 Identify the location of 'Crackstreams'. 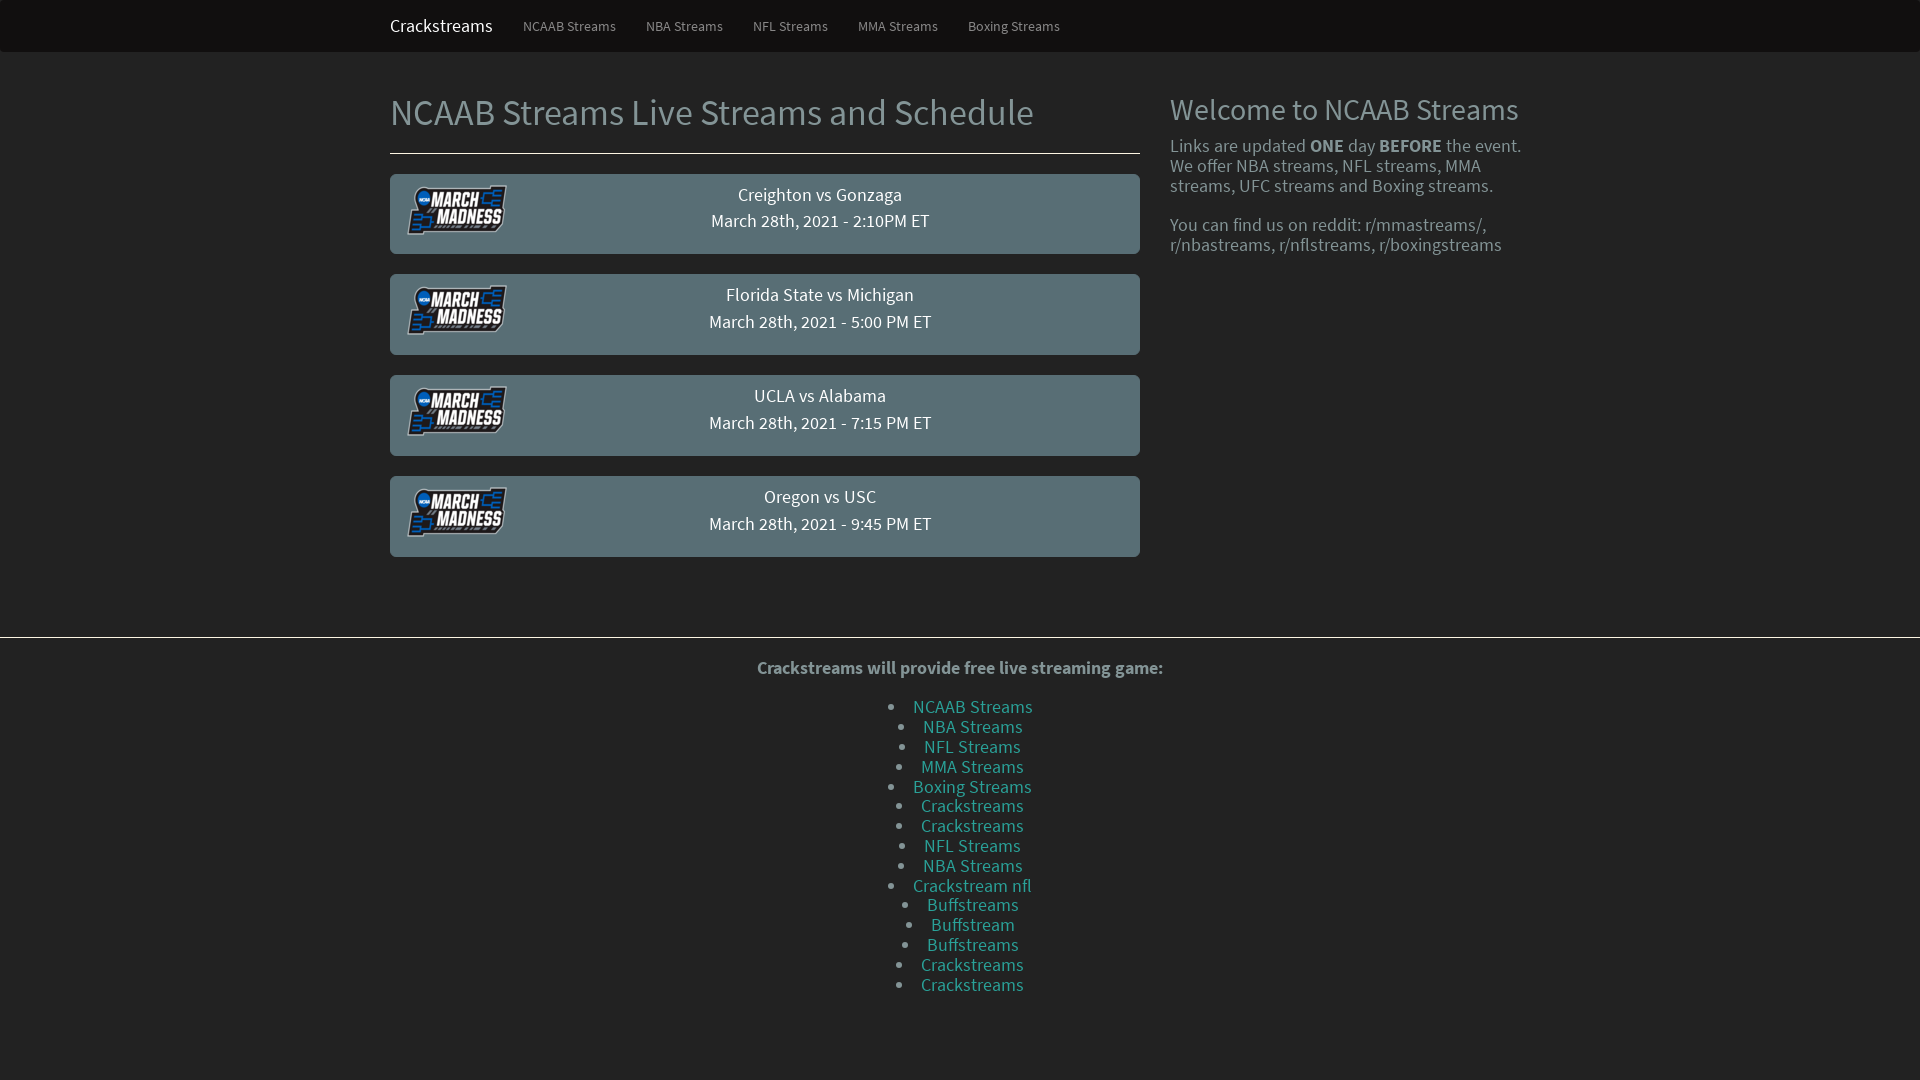
(440, 26).